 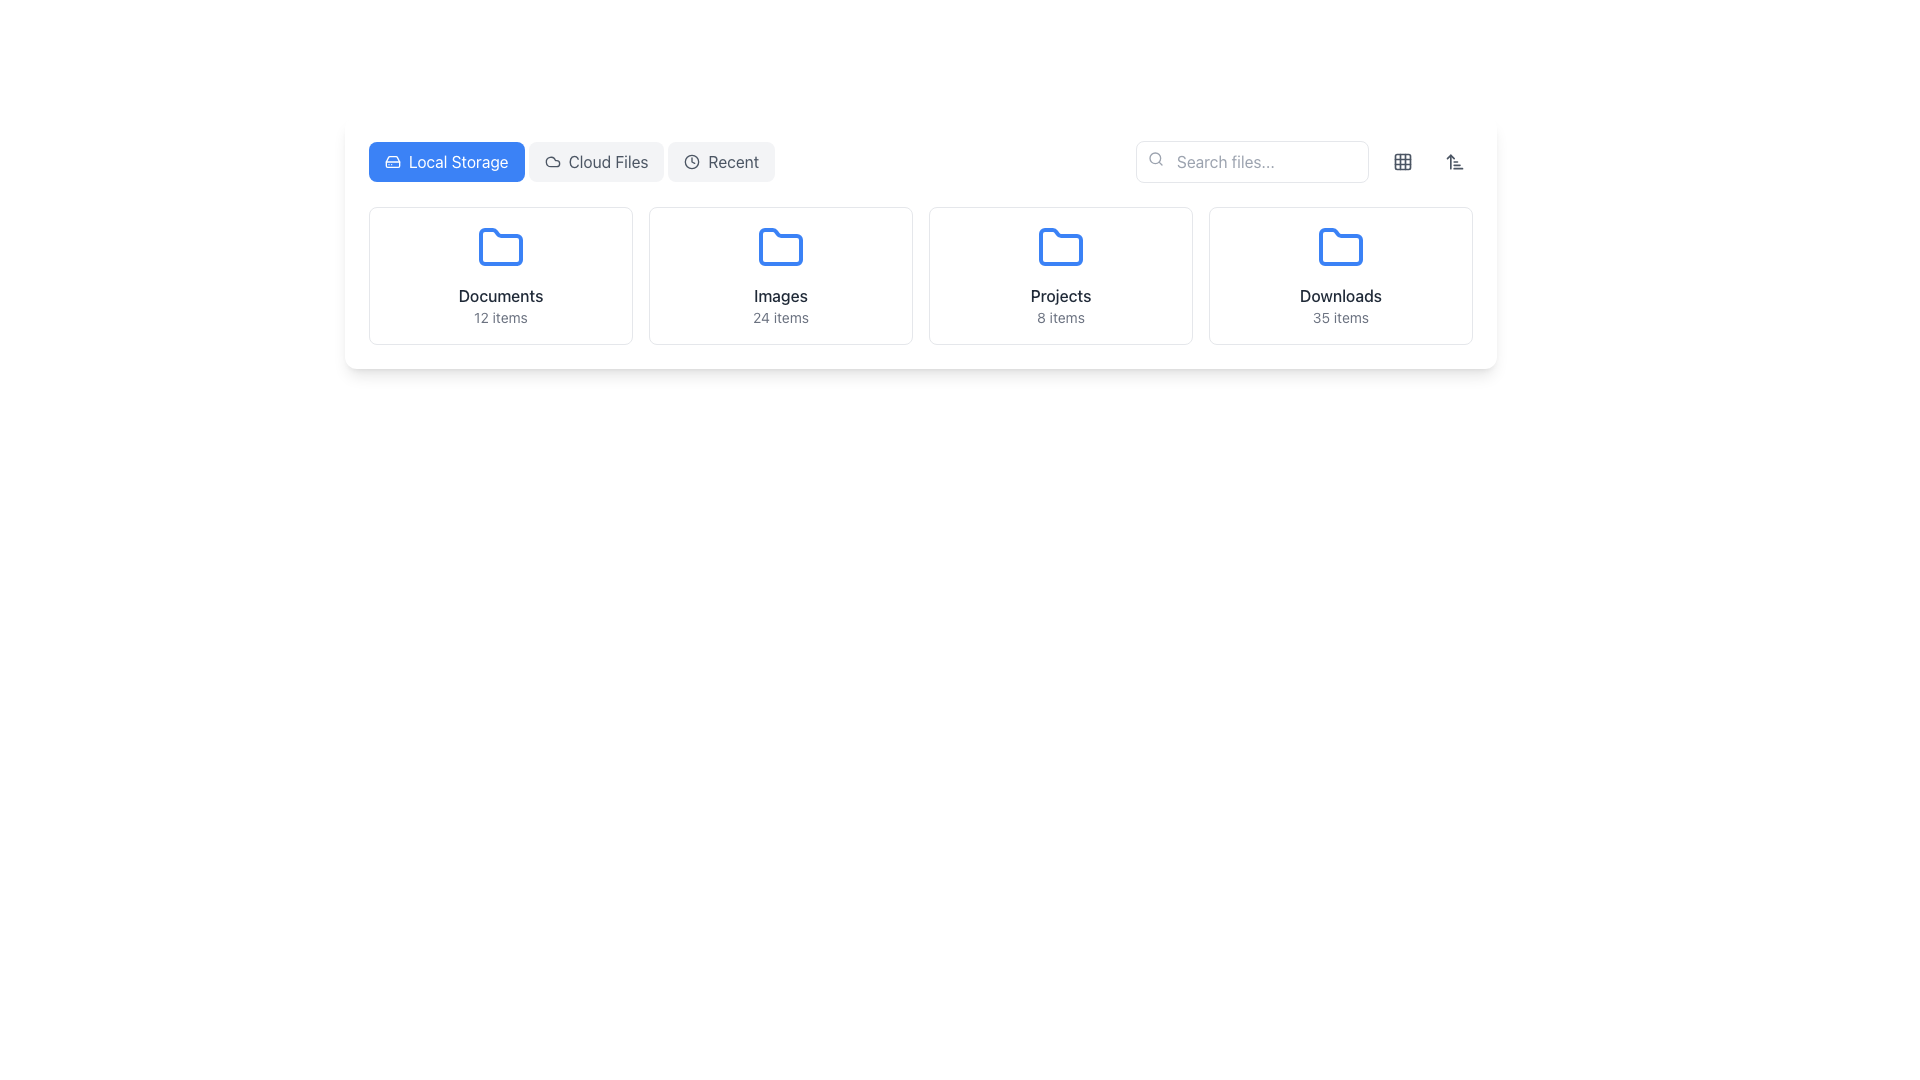 I want to click on the text label displaying 'Images' in medium font weight and gray color, located within the second folder card in a horizontal layout of folder cards, so click(x=780, y=296).